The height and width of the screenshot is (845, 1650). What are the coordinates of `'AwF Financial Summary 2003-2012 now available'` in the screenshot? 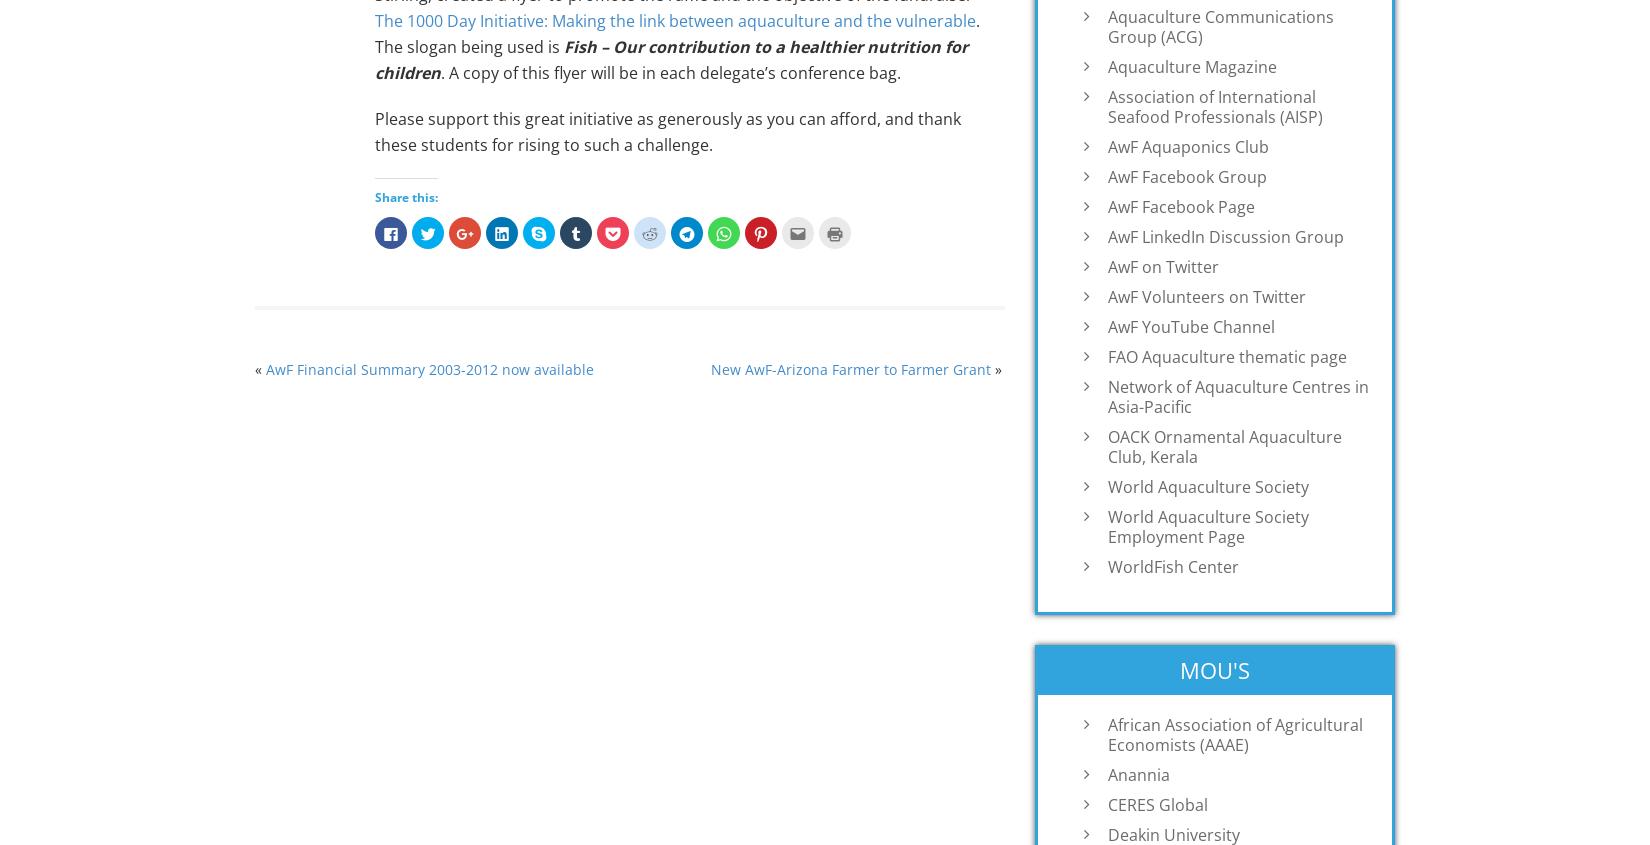 It's located at (428, 368).